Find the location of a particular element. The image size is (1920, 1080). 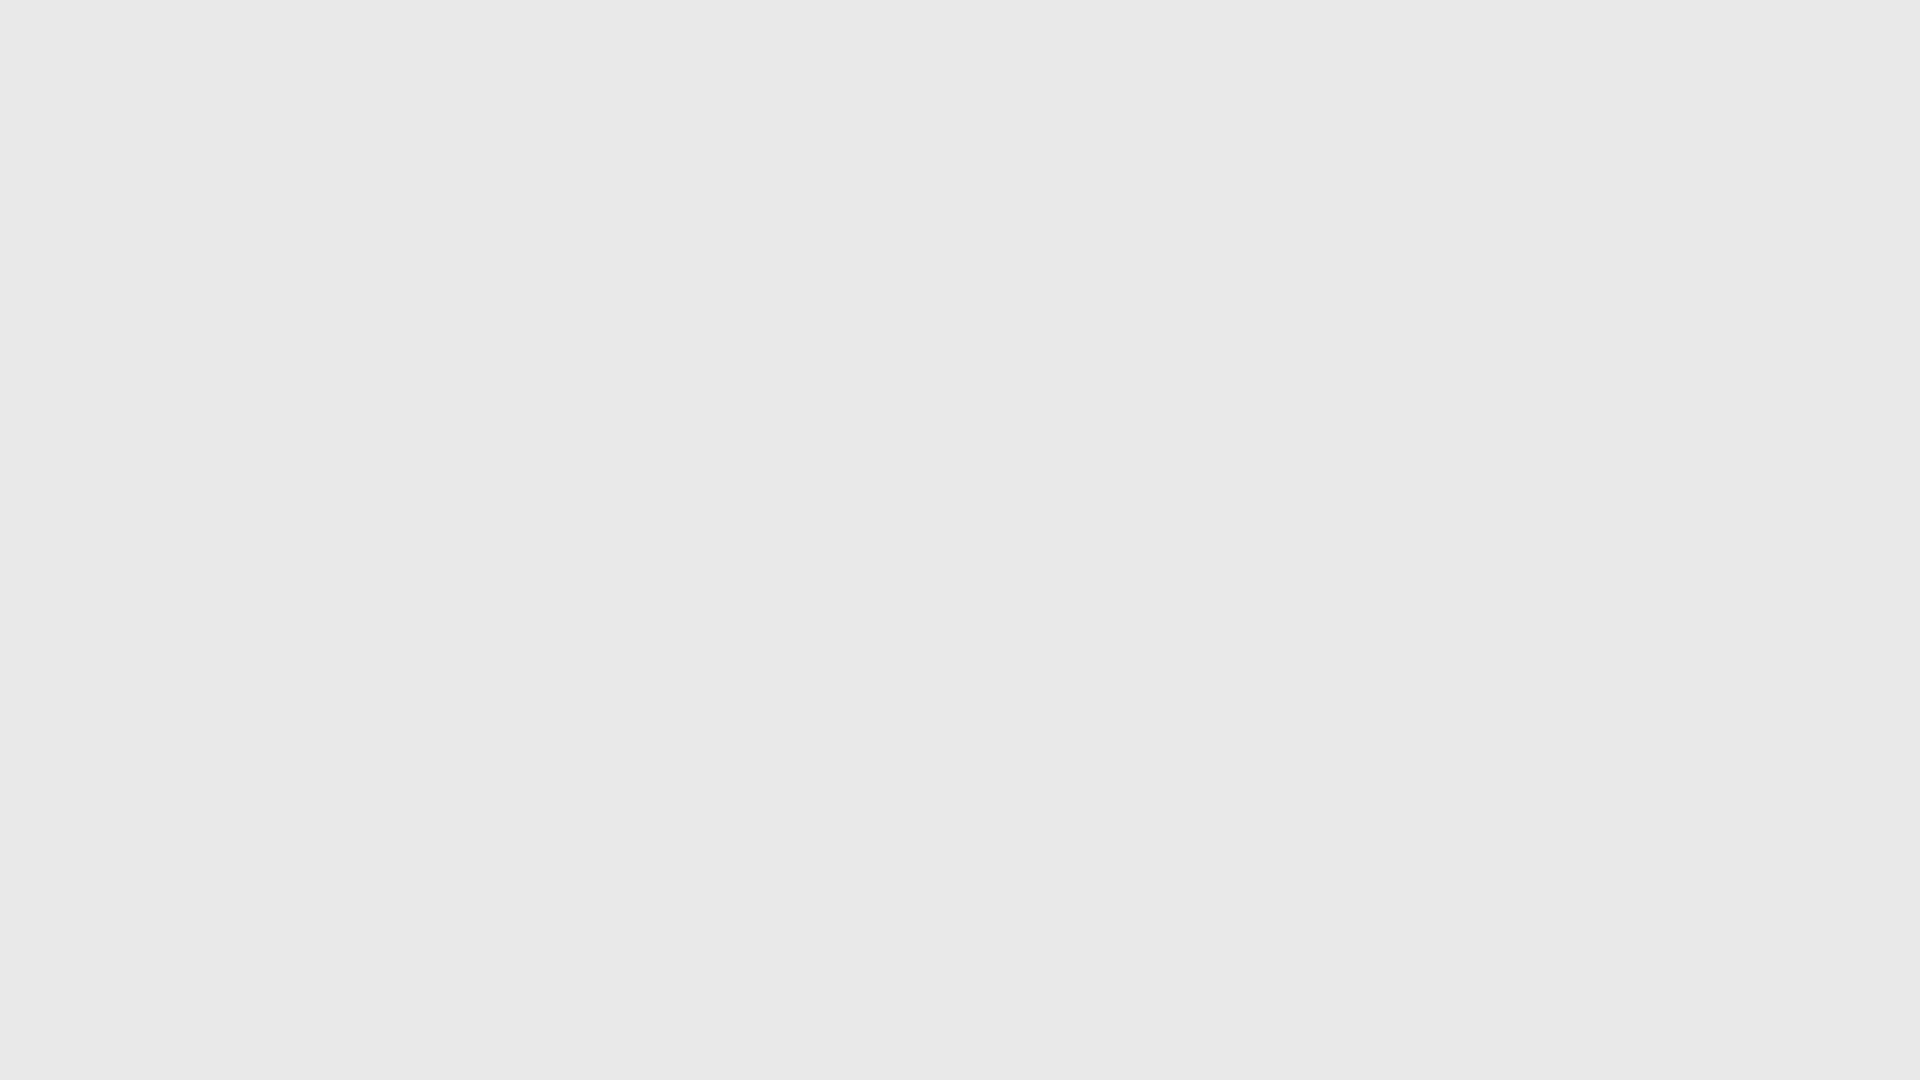

Add item to favorites is located at coordinates (1402, 34).